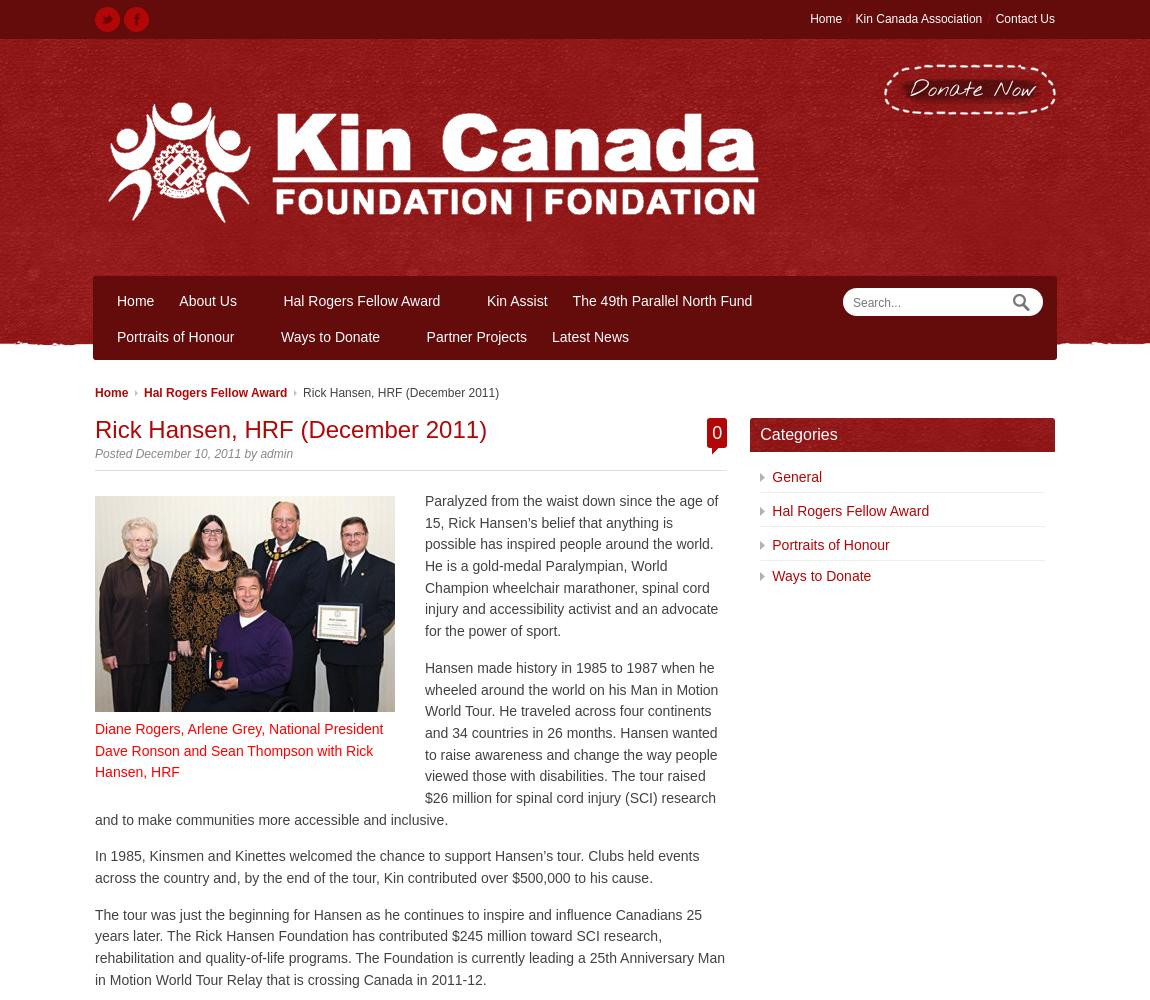 The image size is (1150, 1000). I want to click on 'Paralyzed from the waist down since the age of 15, Rick Hansen’s belief that anything is possible has inspired people around the world. He is a gold-medal Paralympian, World Champion wheelchair marathoner, spinal cord injury and accessibility activist and an advocate for the power of sport.', so click(571, 565).